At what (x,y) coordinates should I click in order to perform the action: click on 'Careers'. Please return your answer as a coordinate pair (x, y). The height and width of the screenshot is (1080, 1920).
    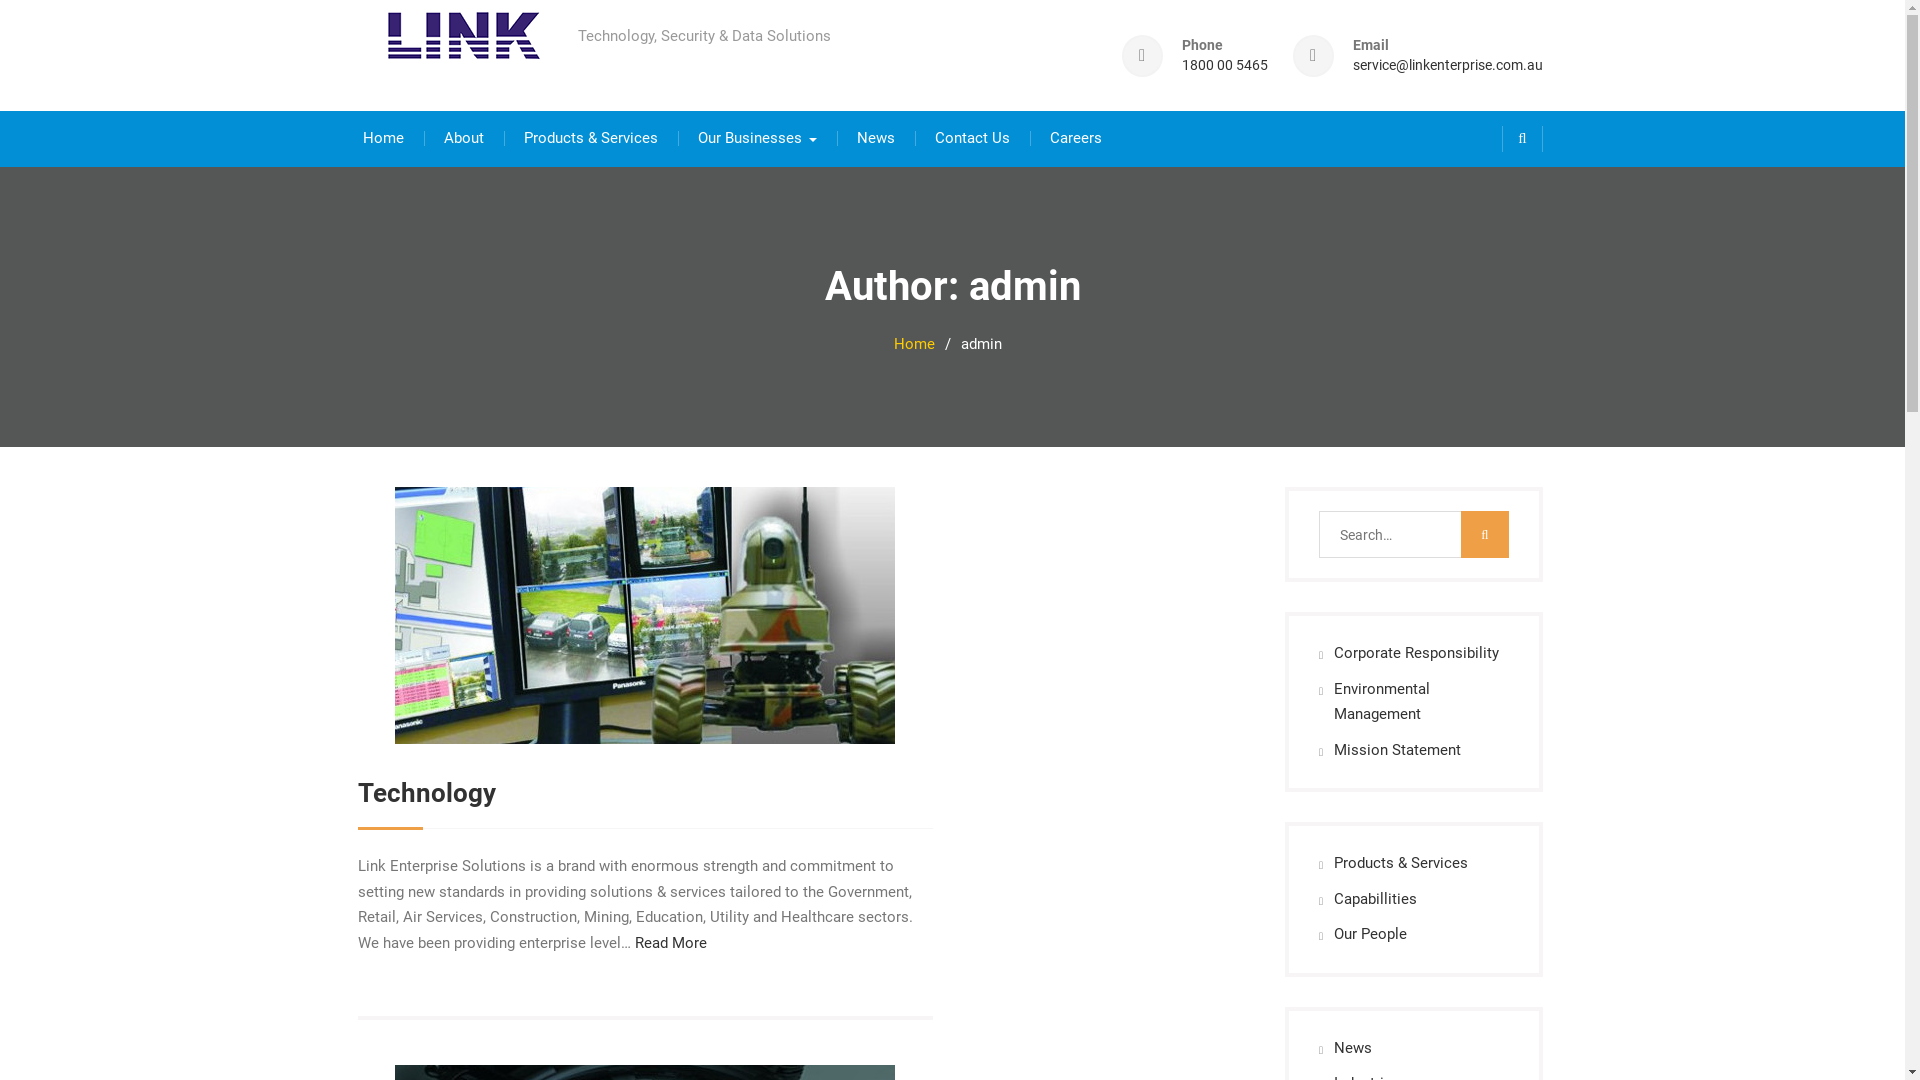
    Looking at the image, I should click on (1074, 137).